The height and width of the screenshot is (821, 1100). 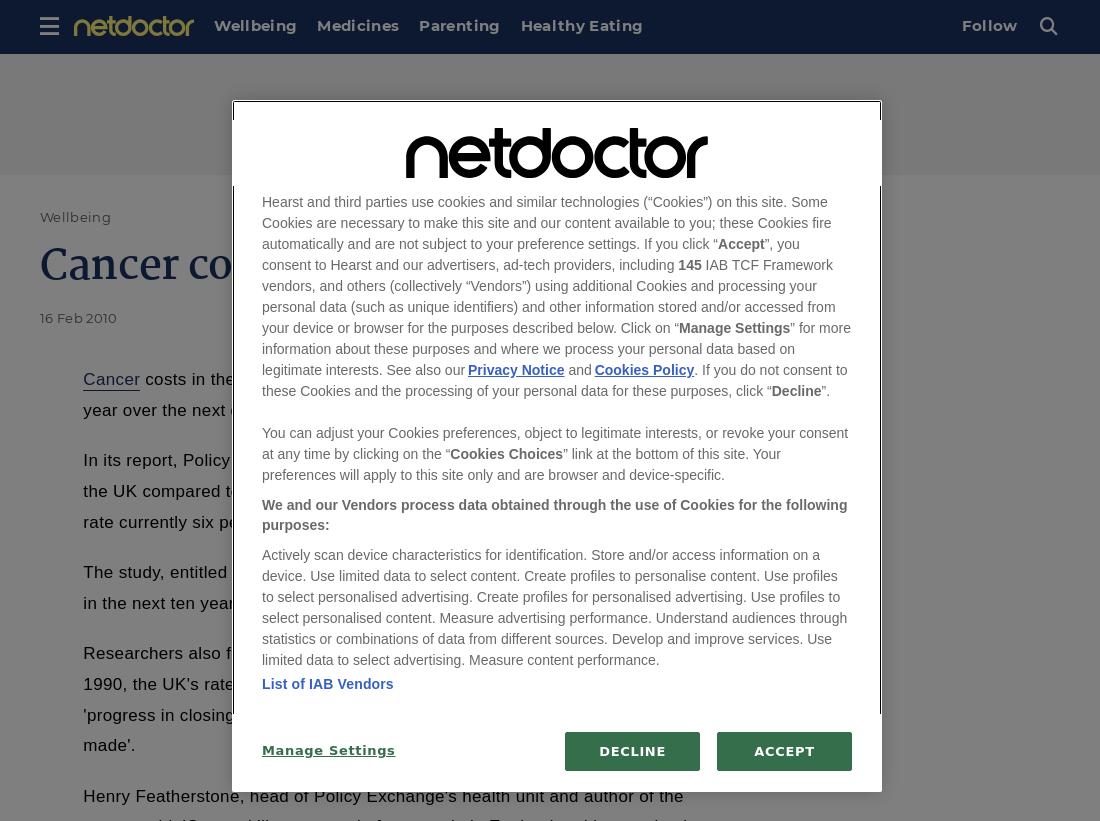 What do you see at coordinates (988, 24) in the screenshot?
I see `'Follow'` at bounding box center [988, 24].